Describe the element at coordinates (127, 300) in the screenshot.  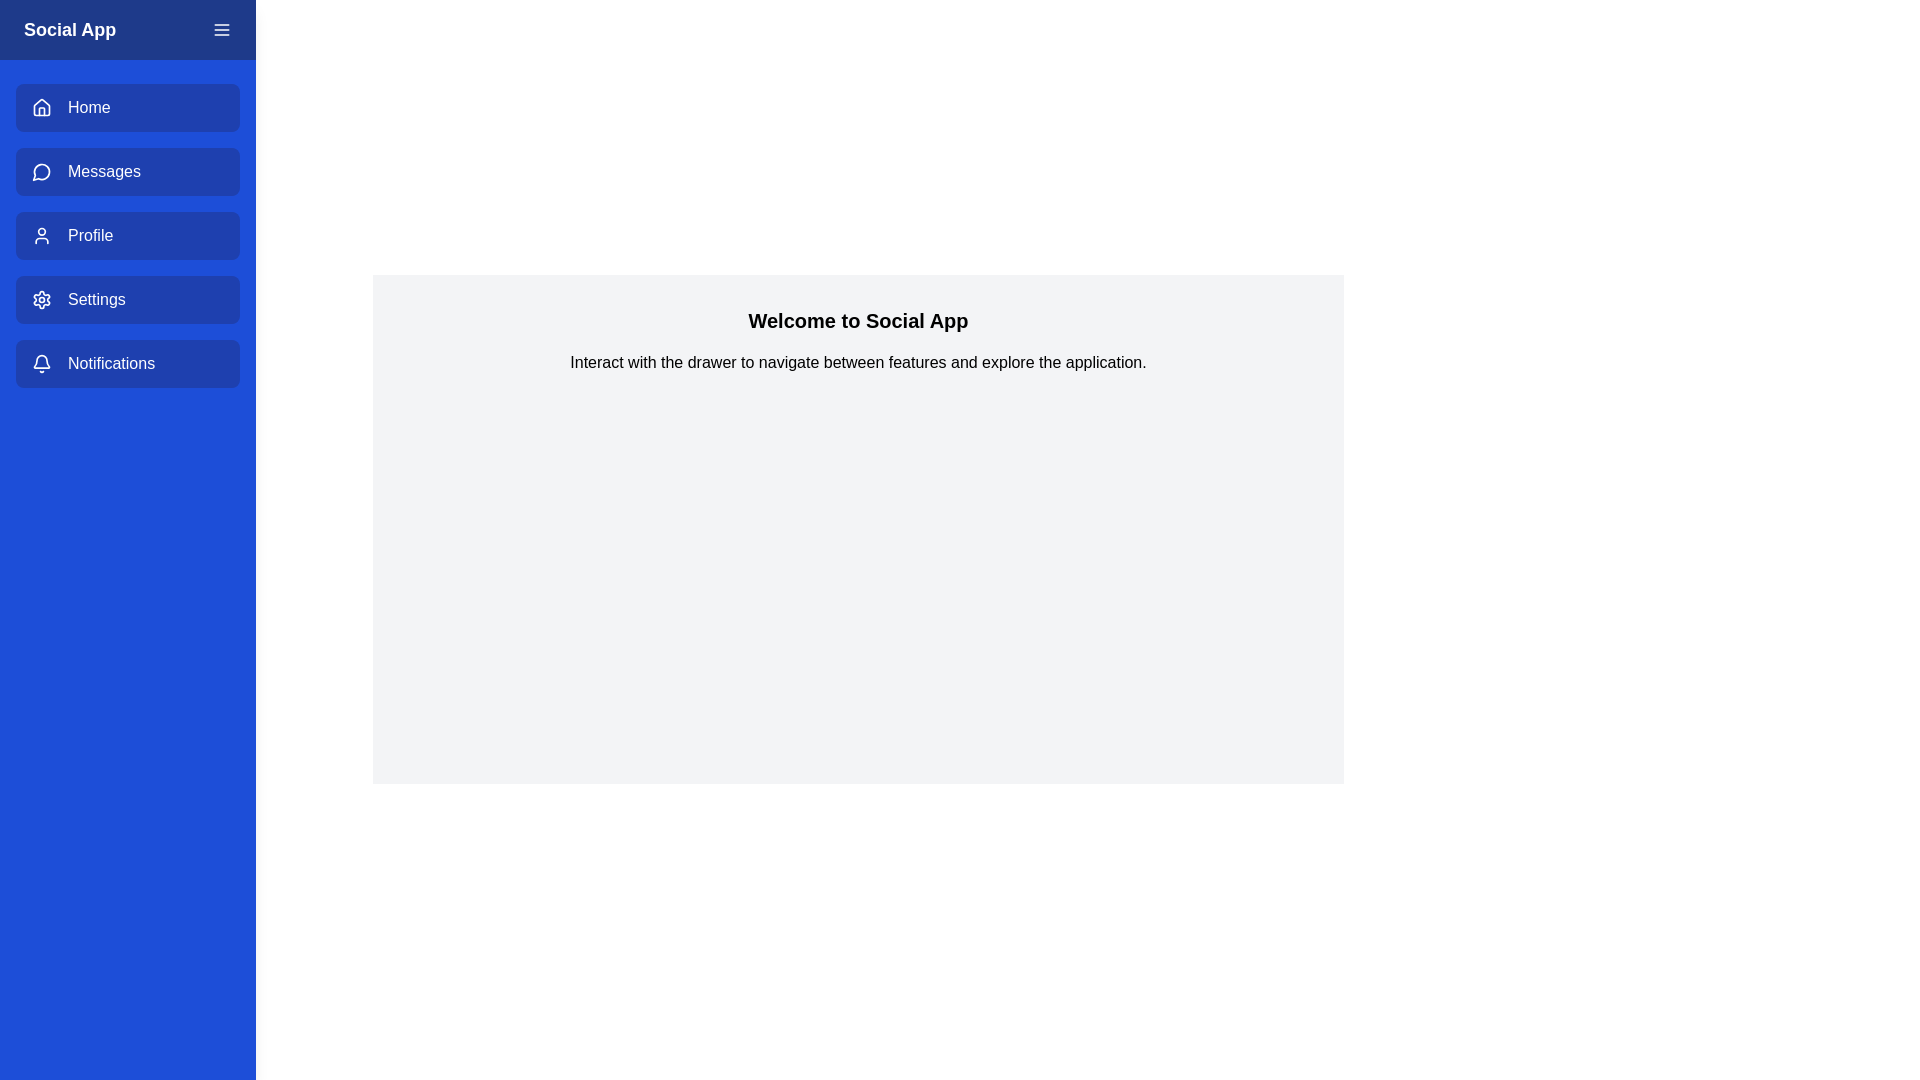
I see `the menu item Settings to highlight it` at that location.